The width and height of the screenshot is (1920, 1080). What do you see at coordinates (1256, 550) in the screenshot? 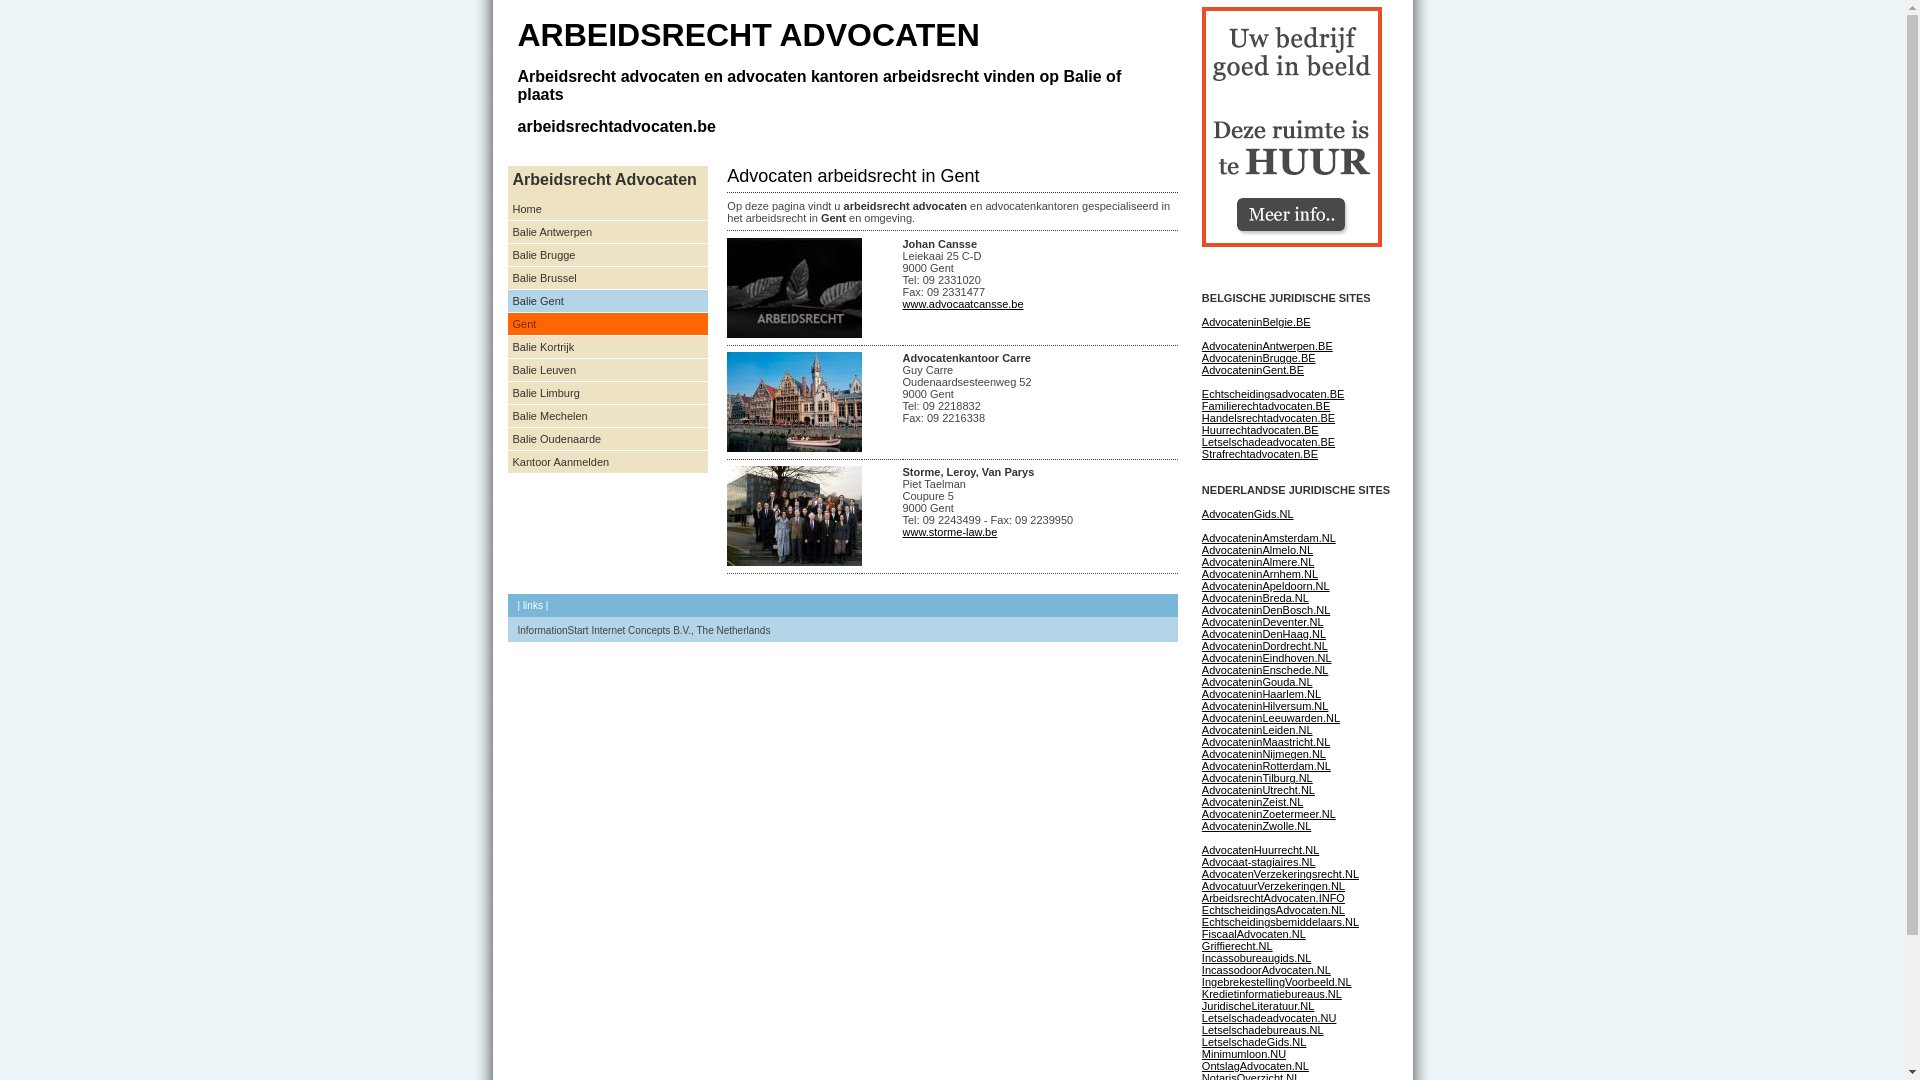
I see `'AdvocateninAlmelo.NL'` at bounding box center [1256, 550].